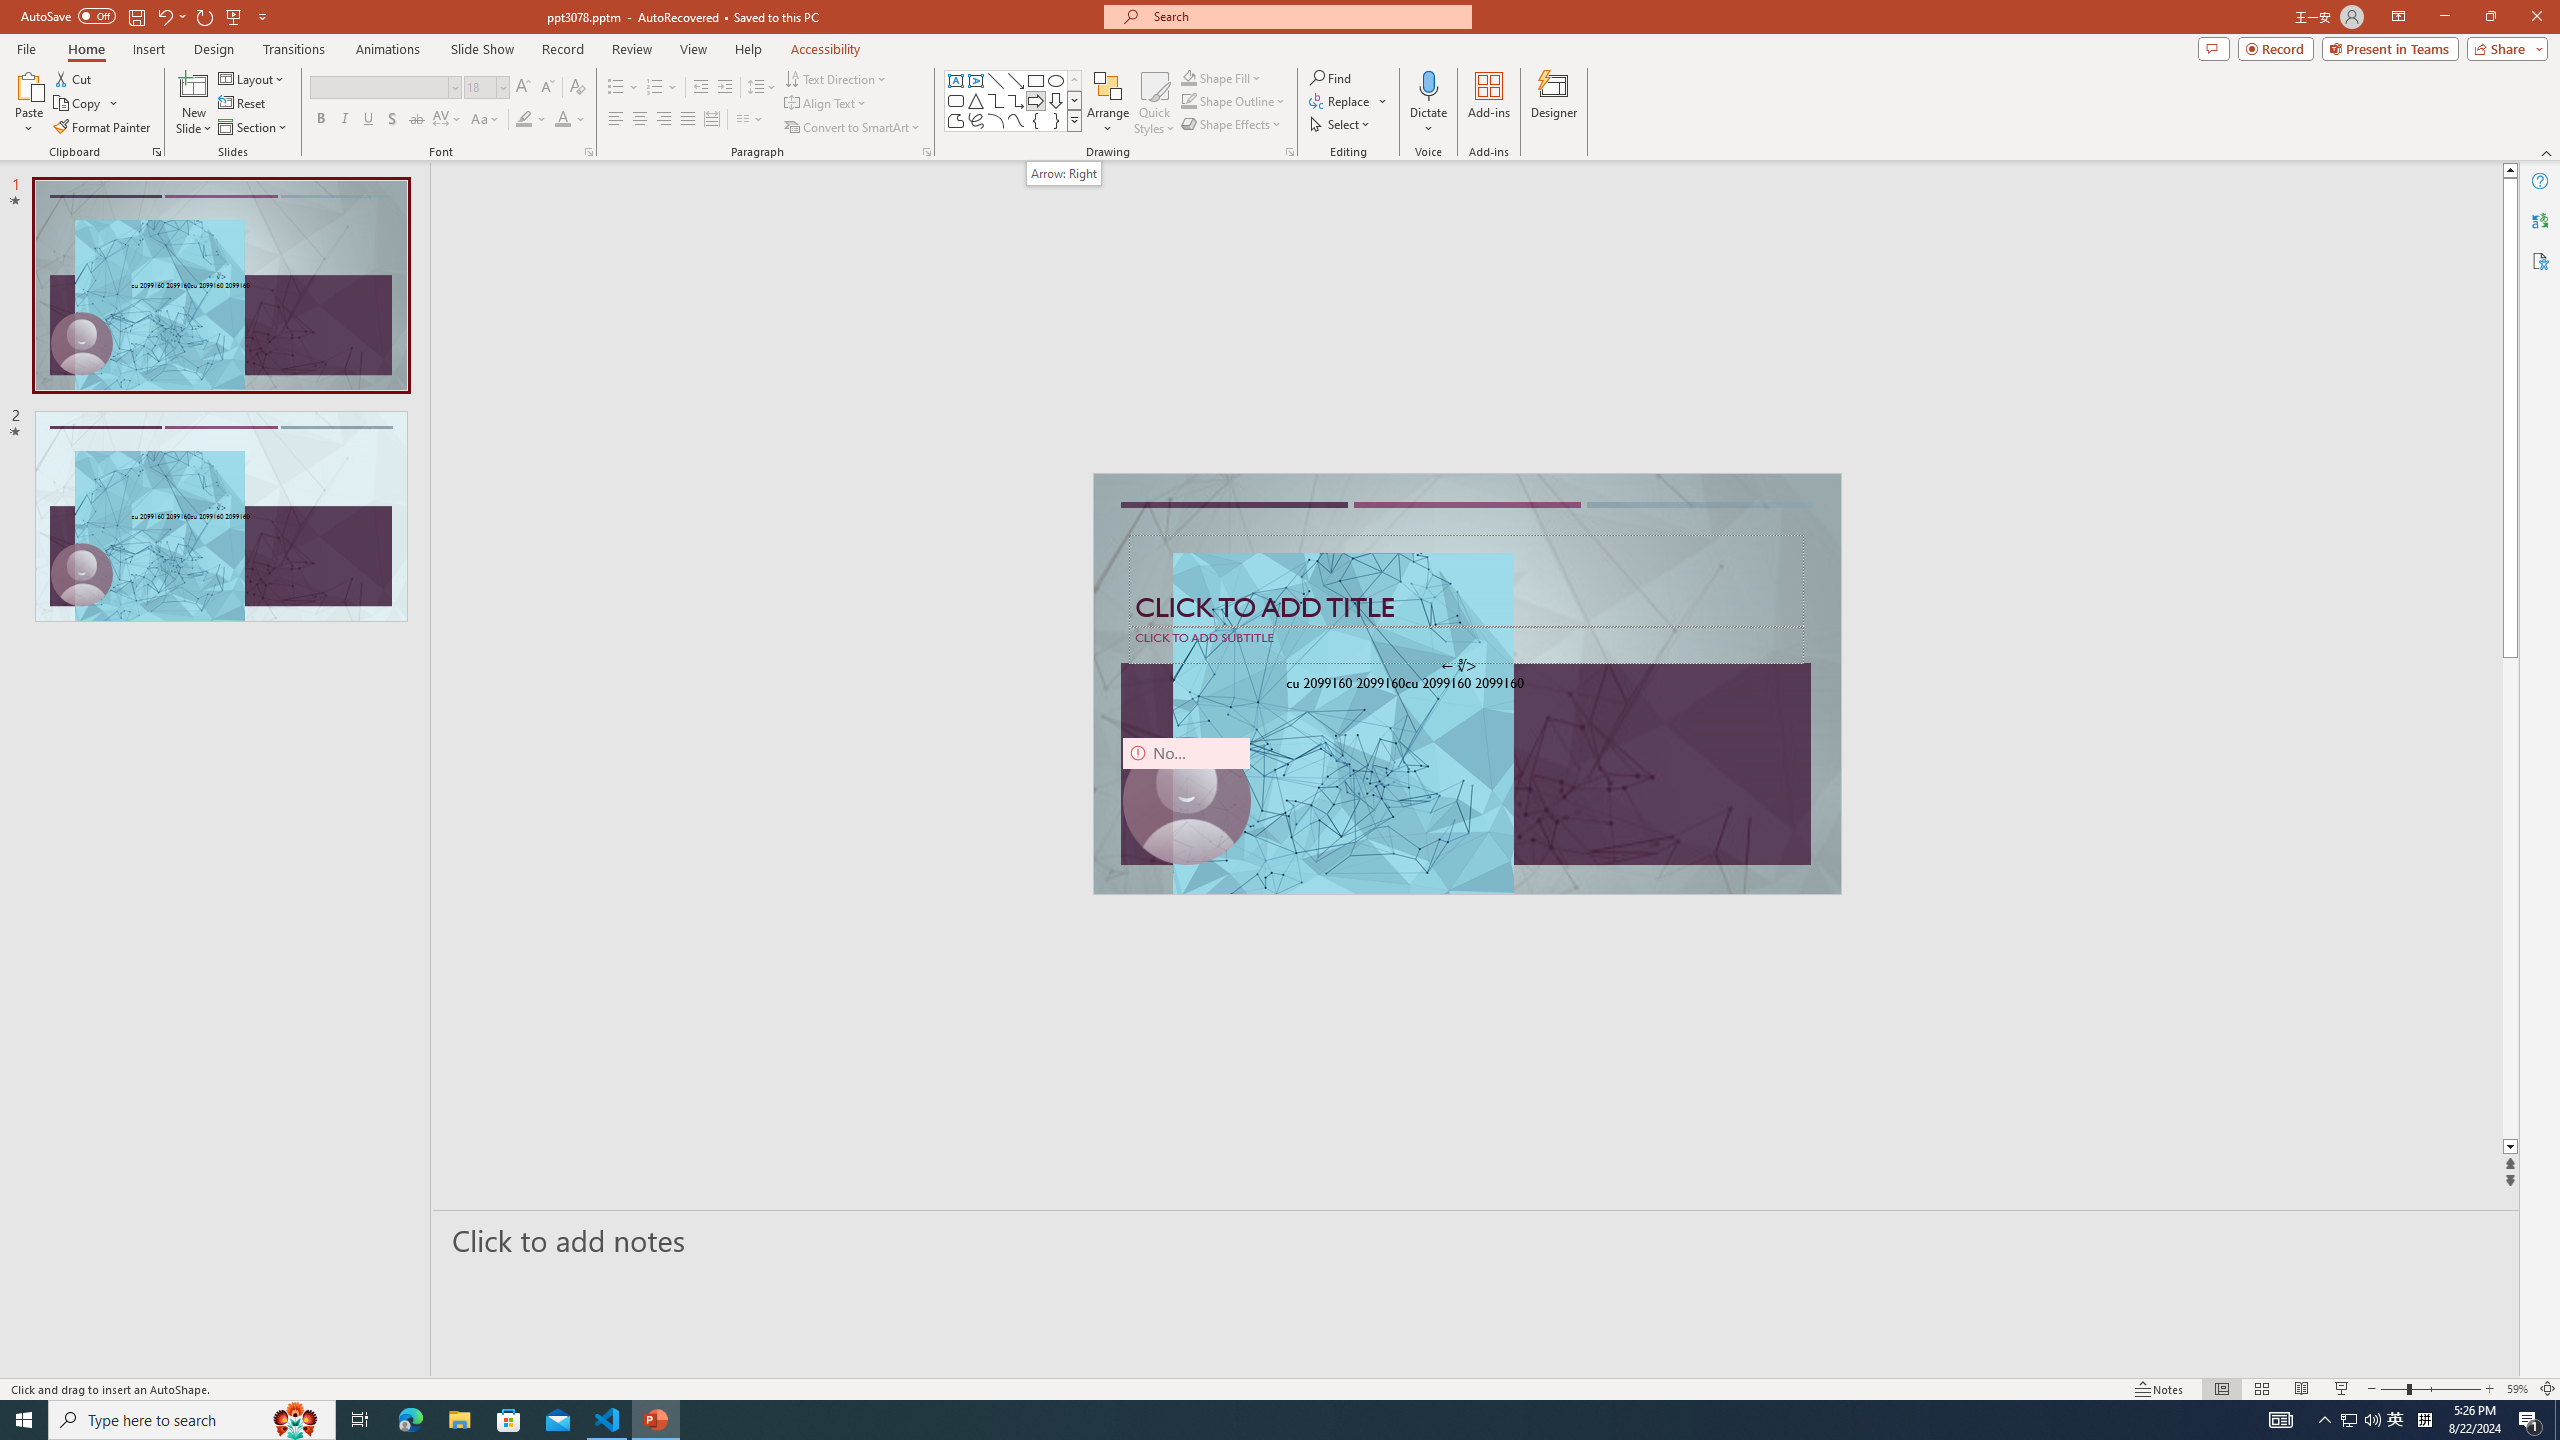 Image resolution: width=2560 pixels, height=1440 pixels. What do you see at coordinates (1189, 77) in the screenshot?
I see `'Shape Fill Dark Green, Accent 2'` at bounding box center [1189, 77].